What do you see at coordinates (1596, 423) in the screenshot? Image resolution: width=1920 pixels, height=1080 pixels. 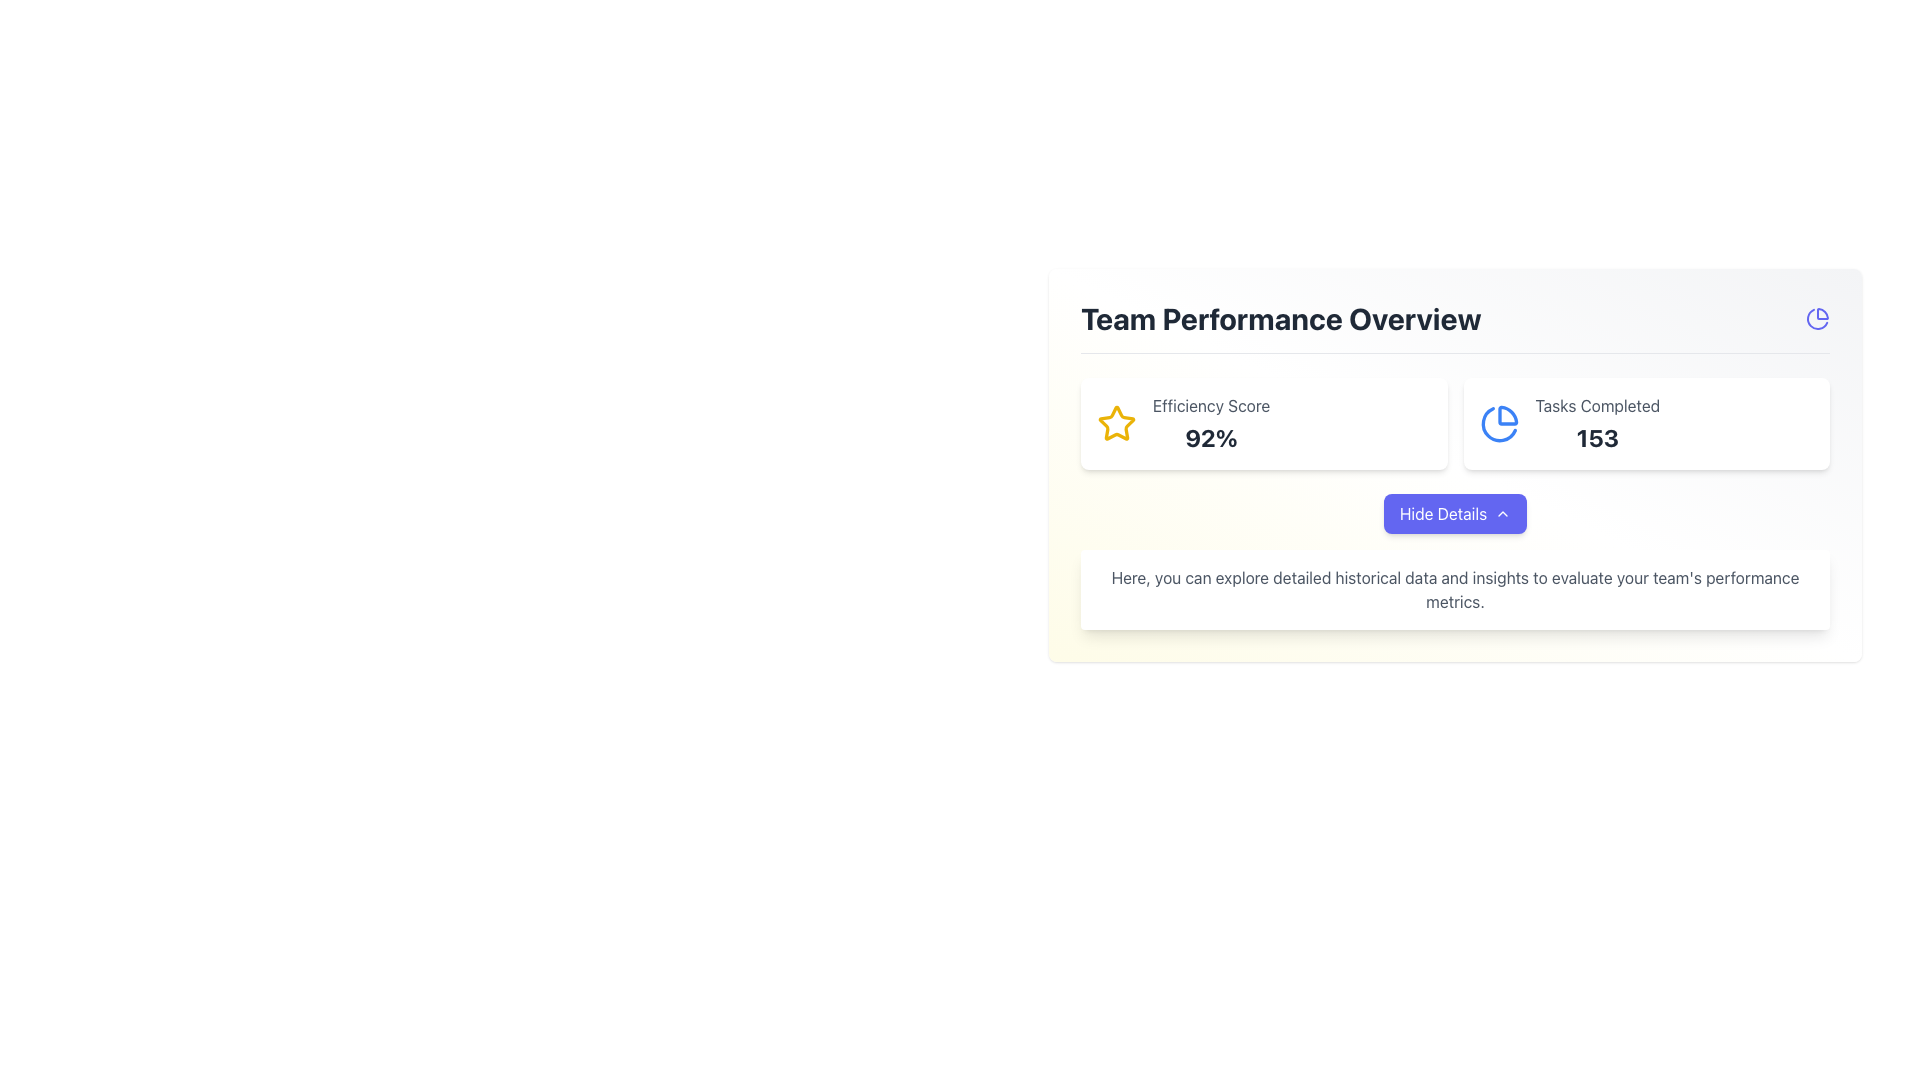 I see `the informational text label that displays the total number of tasks completed, located beneath the 'Tasks Completed' label in the right section of a two-card layout` at bounding box center [1596, 423].